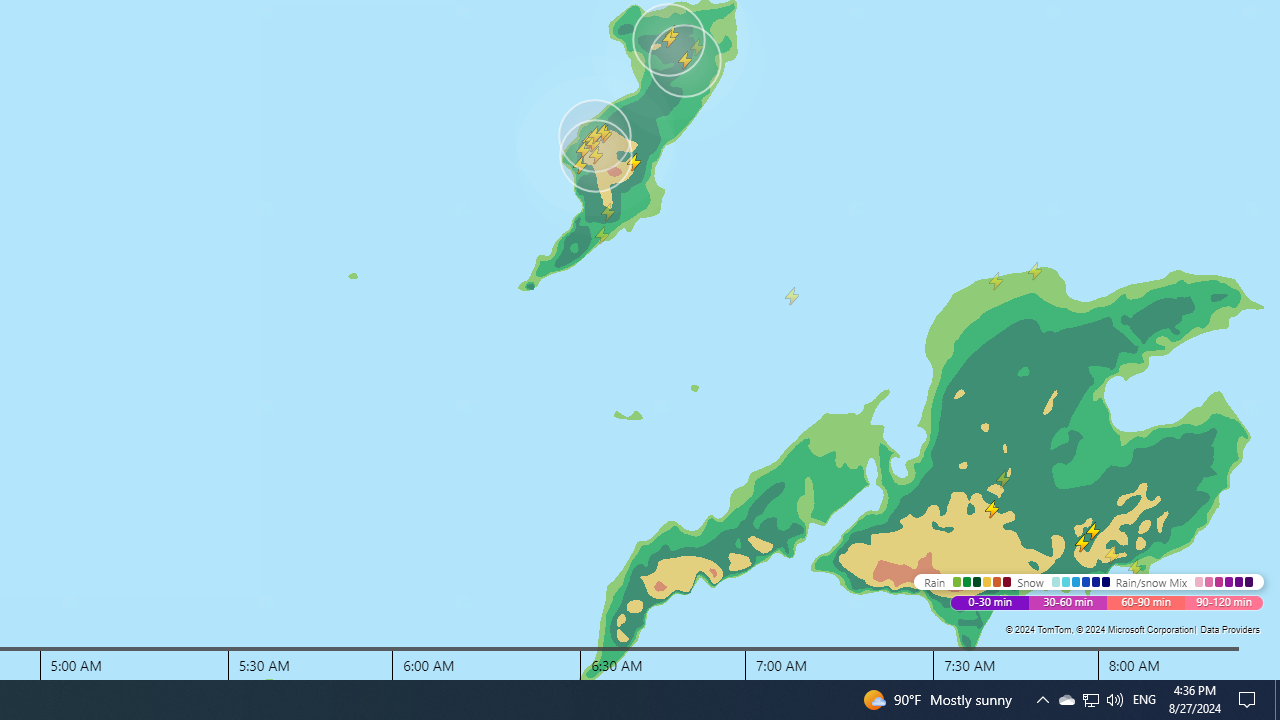 The image size is (1280, 720). Describe the element at coordinates (1250, 698) in the screenshot. I see `'Action Center, No new notifications'` at that location.